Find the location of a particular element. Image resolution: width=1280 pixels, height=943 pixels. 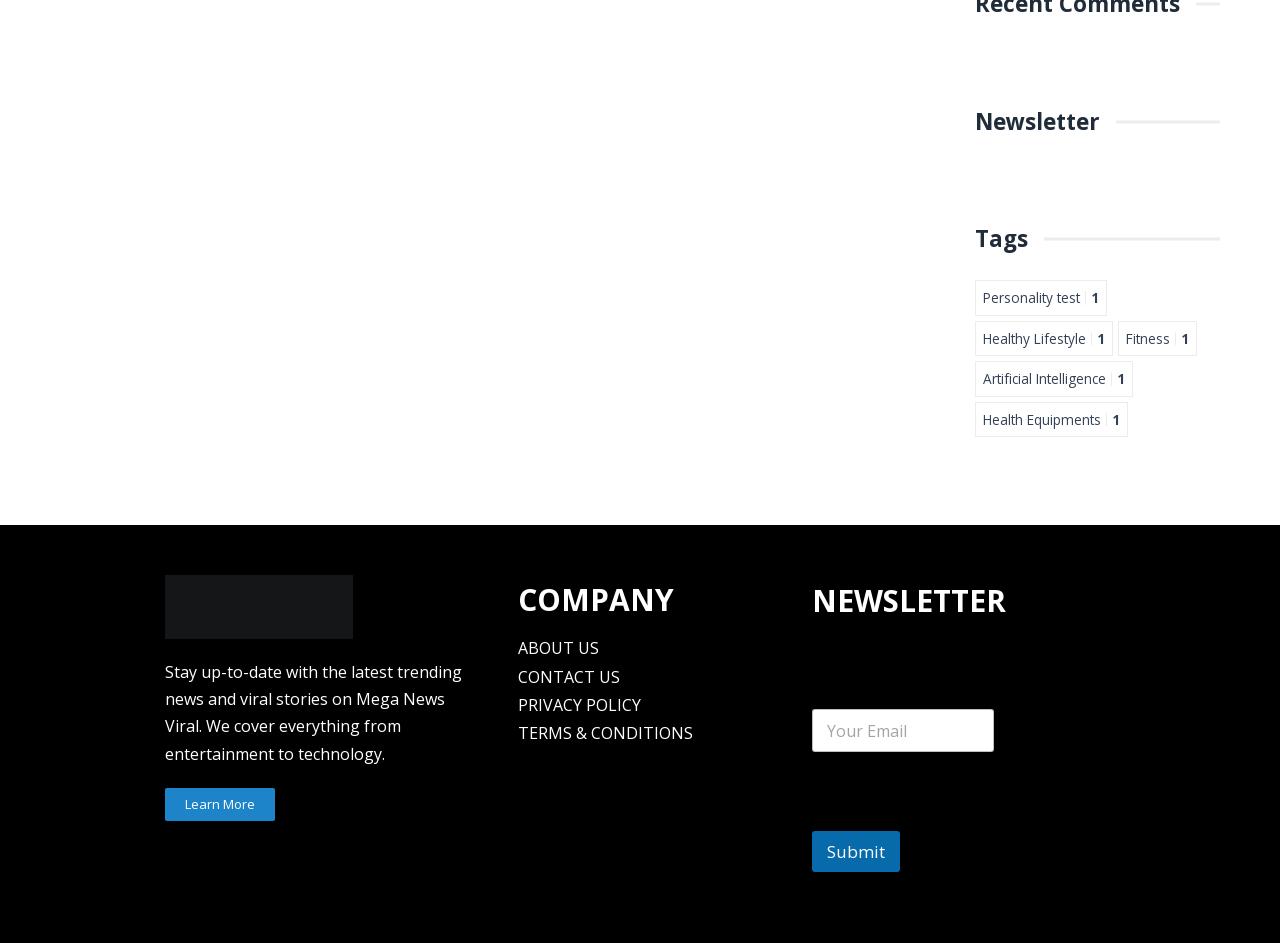

'Stay up-to-date with the latest trending news and viral stories on Mega News Viral. We cover everything from entertainment to technology.' is located at coordinates (164, 711).